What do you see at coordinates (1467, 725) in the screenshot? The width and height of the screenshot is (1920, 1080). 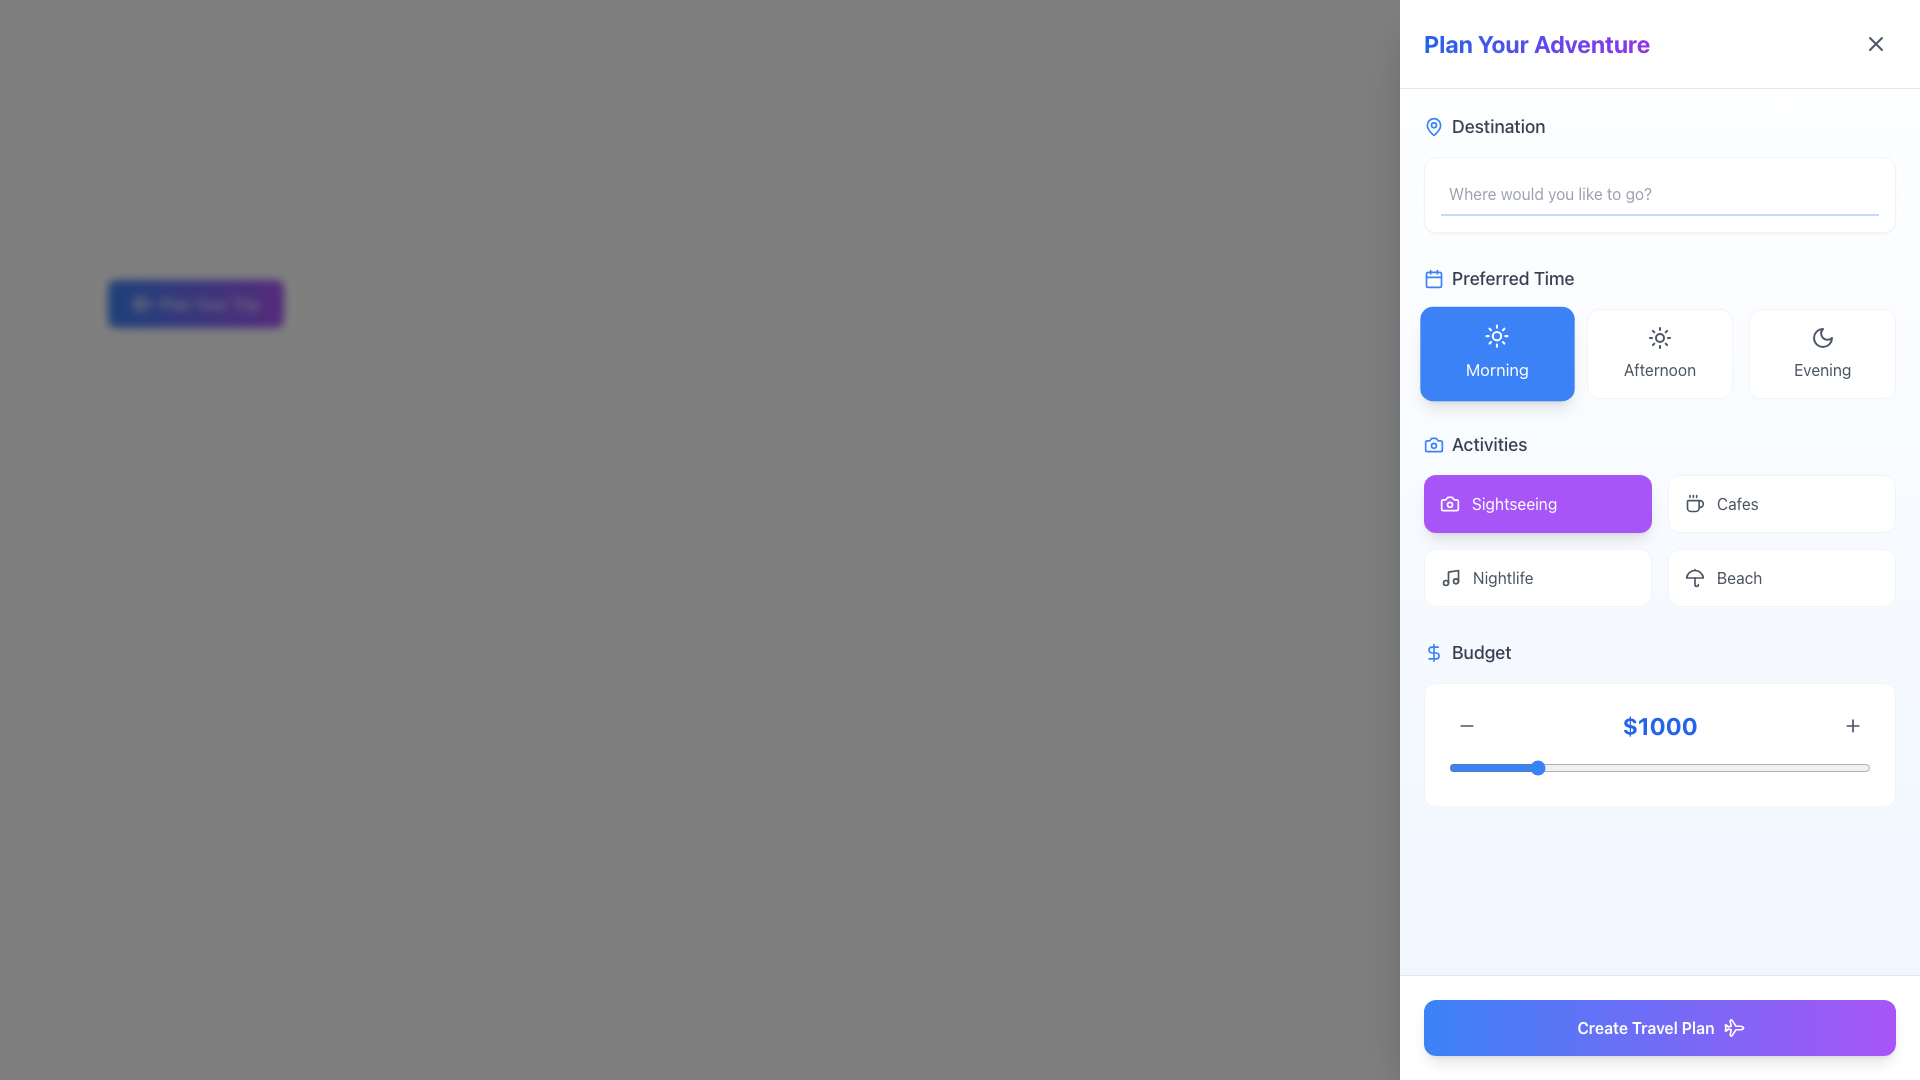 I see `the minus sign icon button inside the circular button to decrease the budget value by a set step` at bounding box center [1467, 725].